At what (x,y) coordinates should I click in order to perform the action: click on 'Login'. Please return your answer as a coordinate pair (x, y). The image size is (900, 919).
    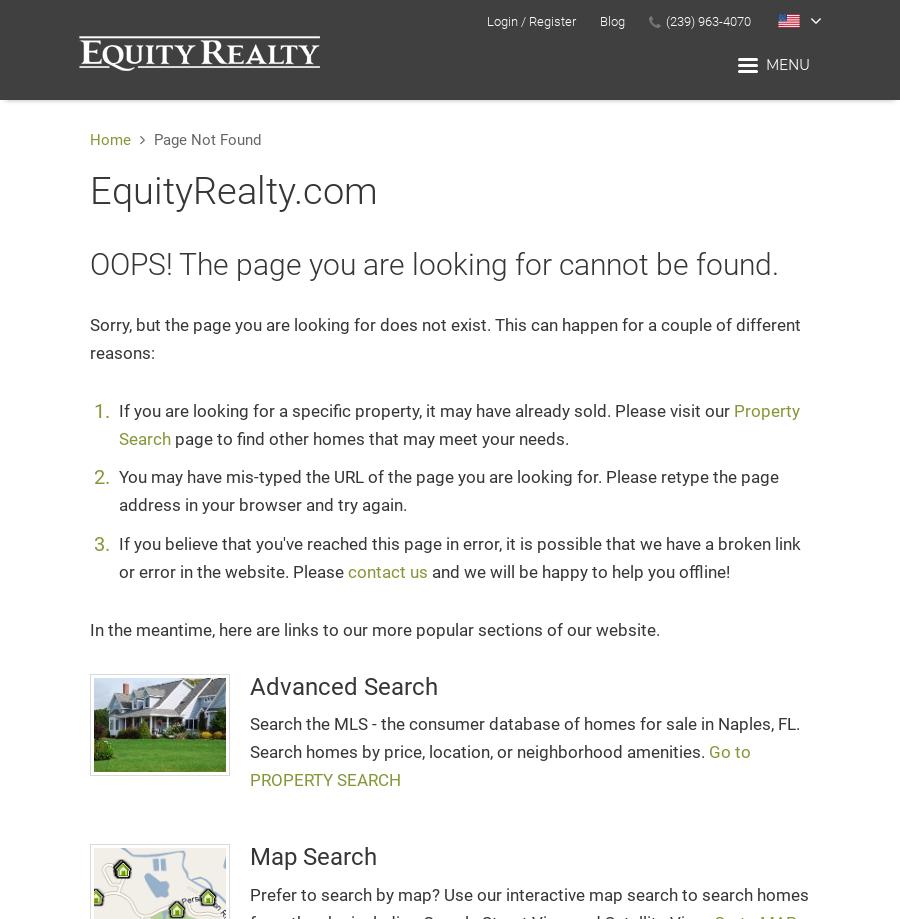
    Looking at the image, I should click on (485, 21).